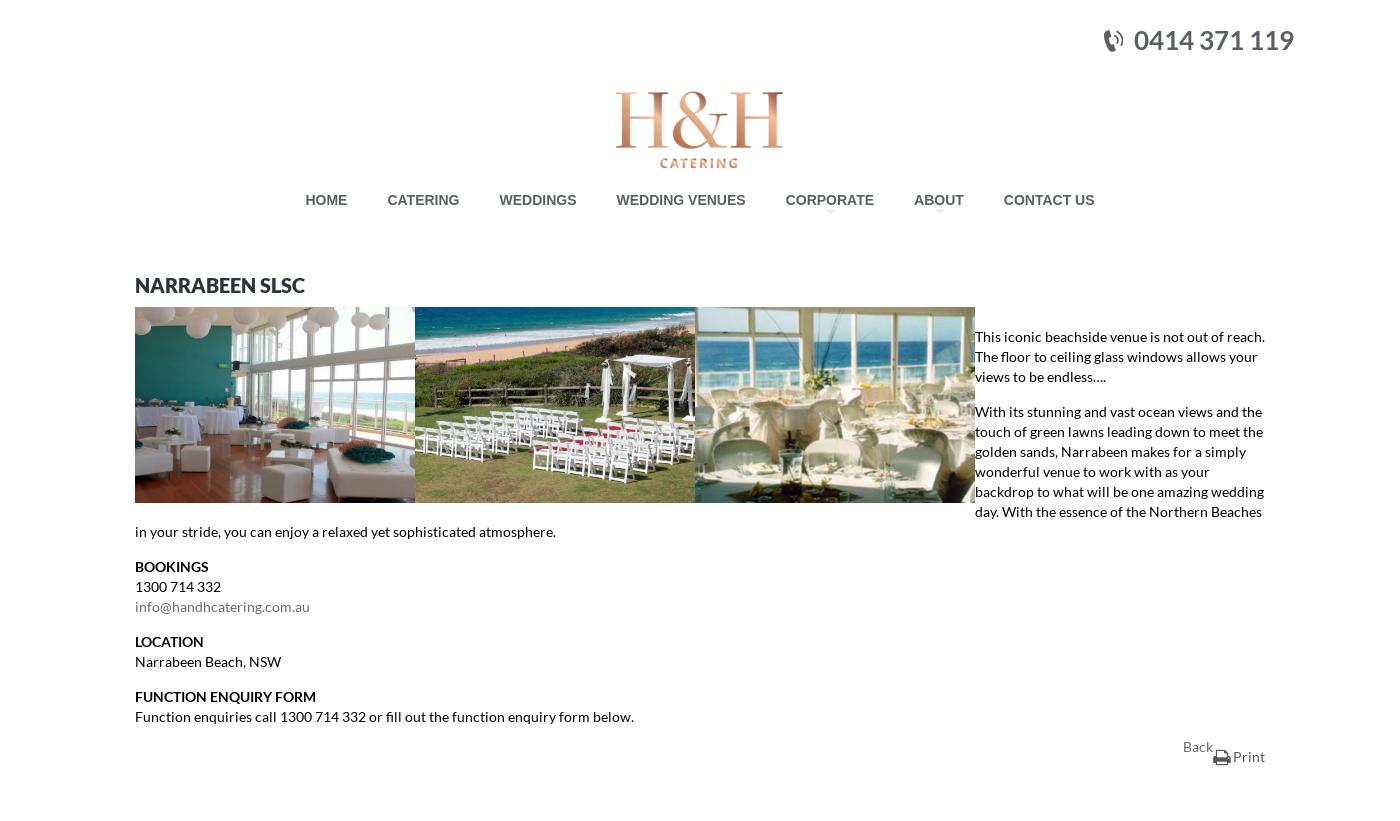 The image size is (1400, 821). What do you see at coordinates (225, 696) in the screenshot?
I see `'FUNCTION ENQUIRY FORM'` at bounding box center [225, 696].